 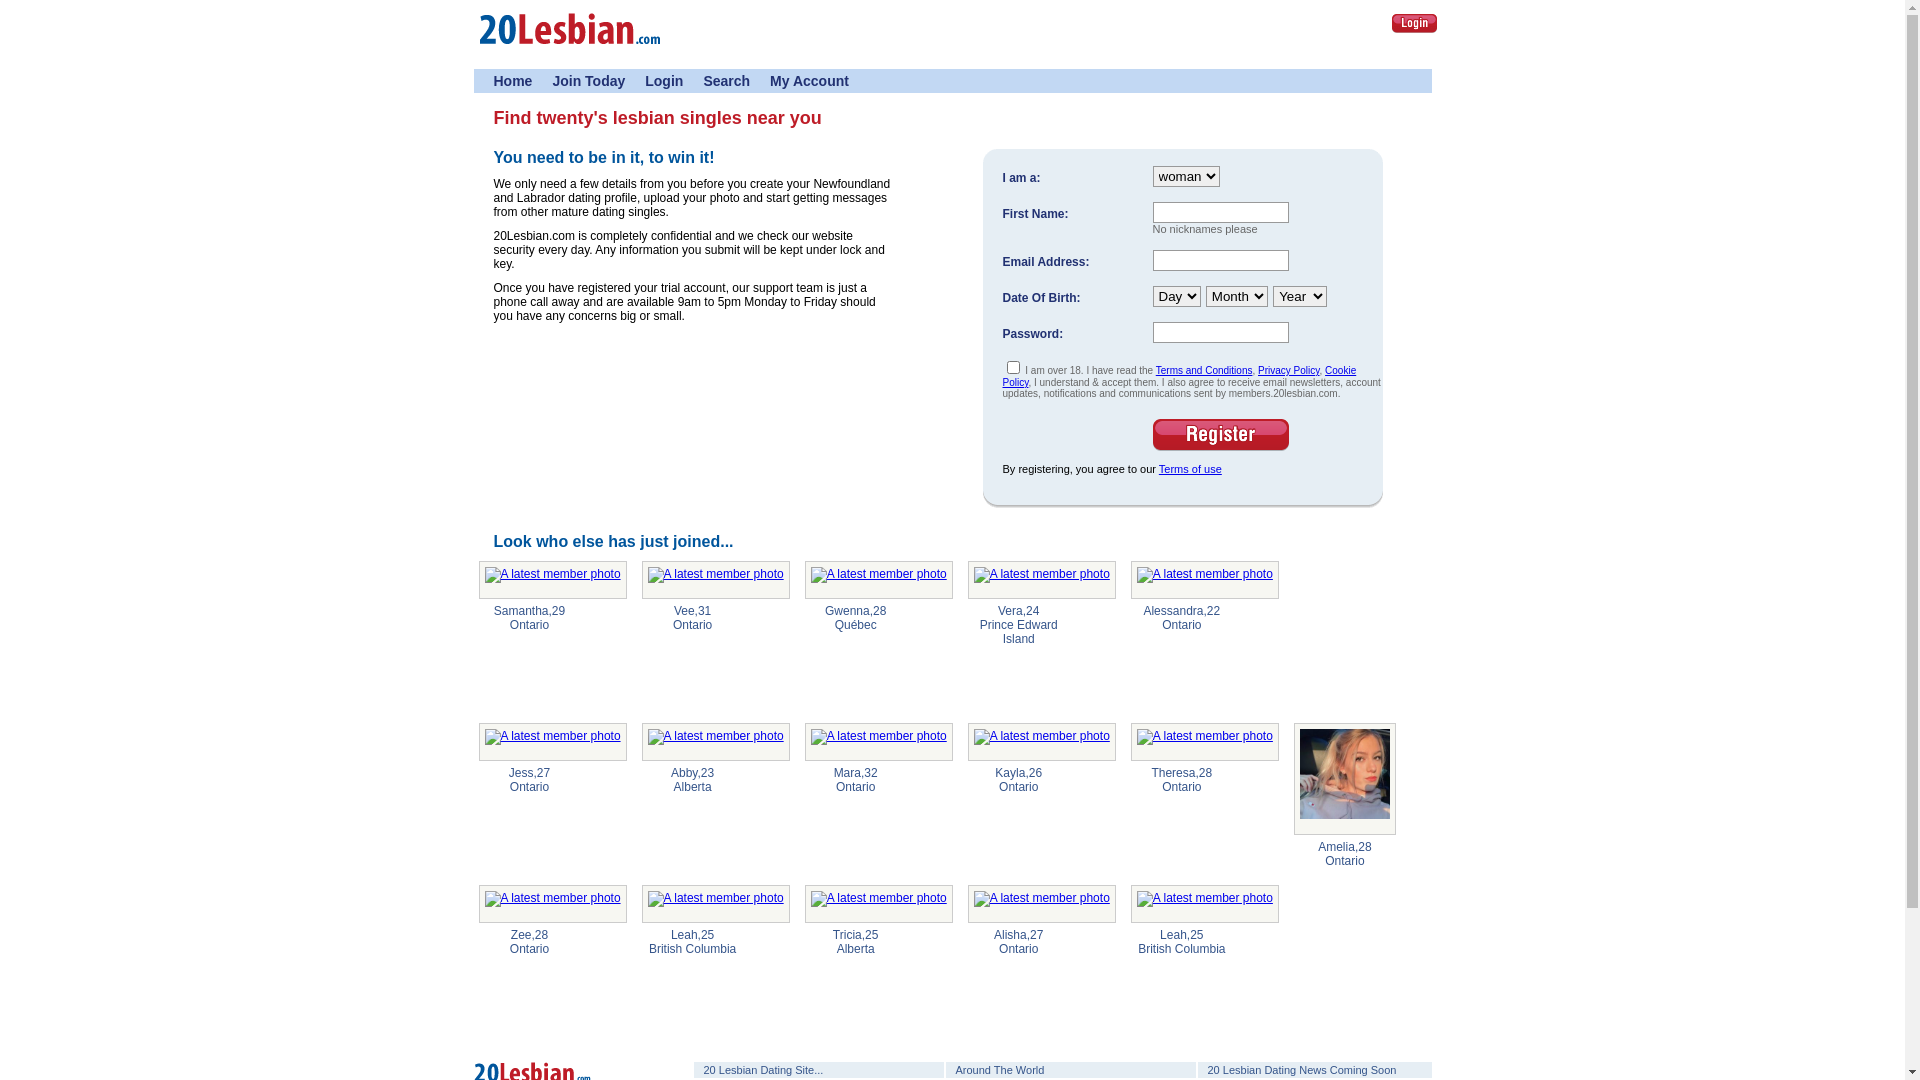 I want to click on 'Search', so click(x=725, y=80).